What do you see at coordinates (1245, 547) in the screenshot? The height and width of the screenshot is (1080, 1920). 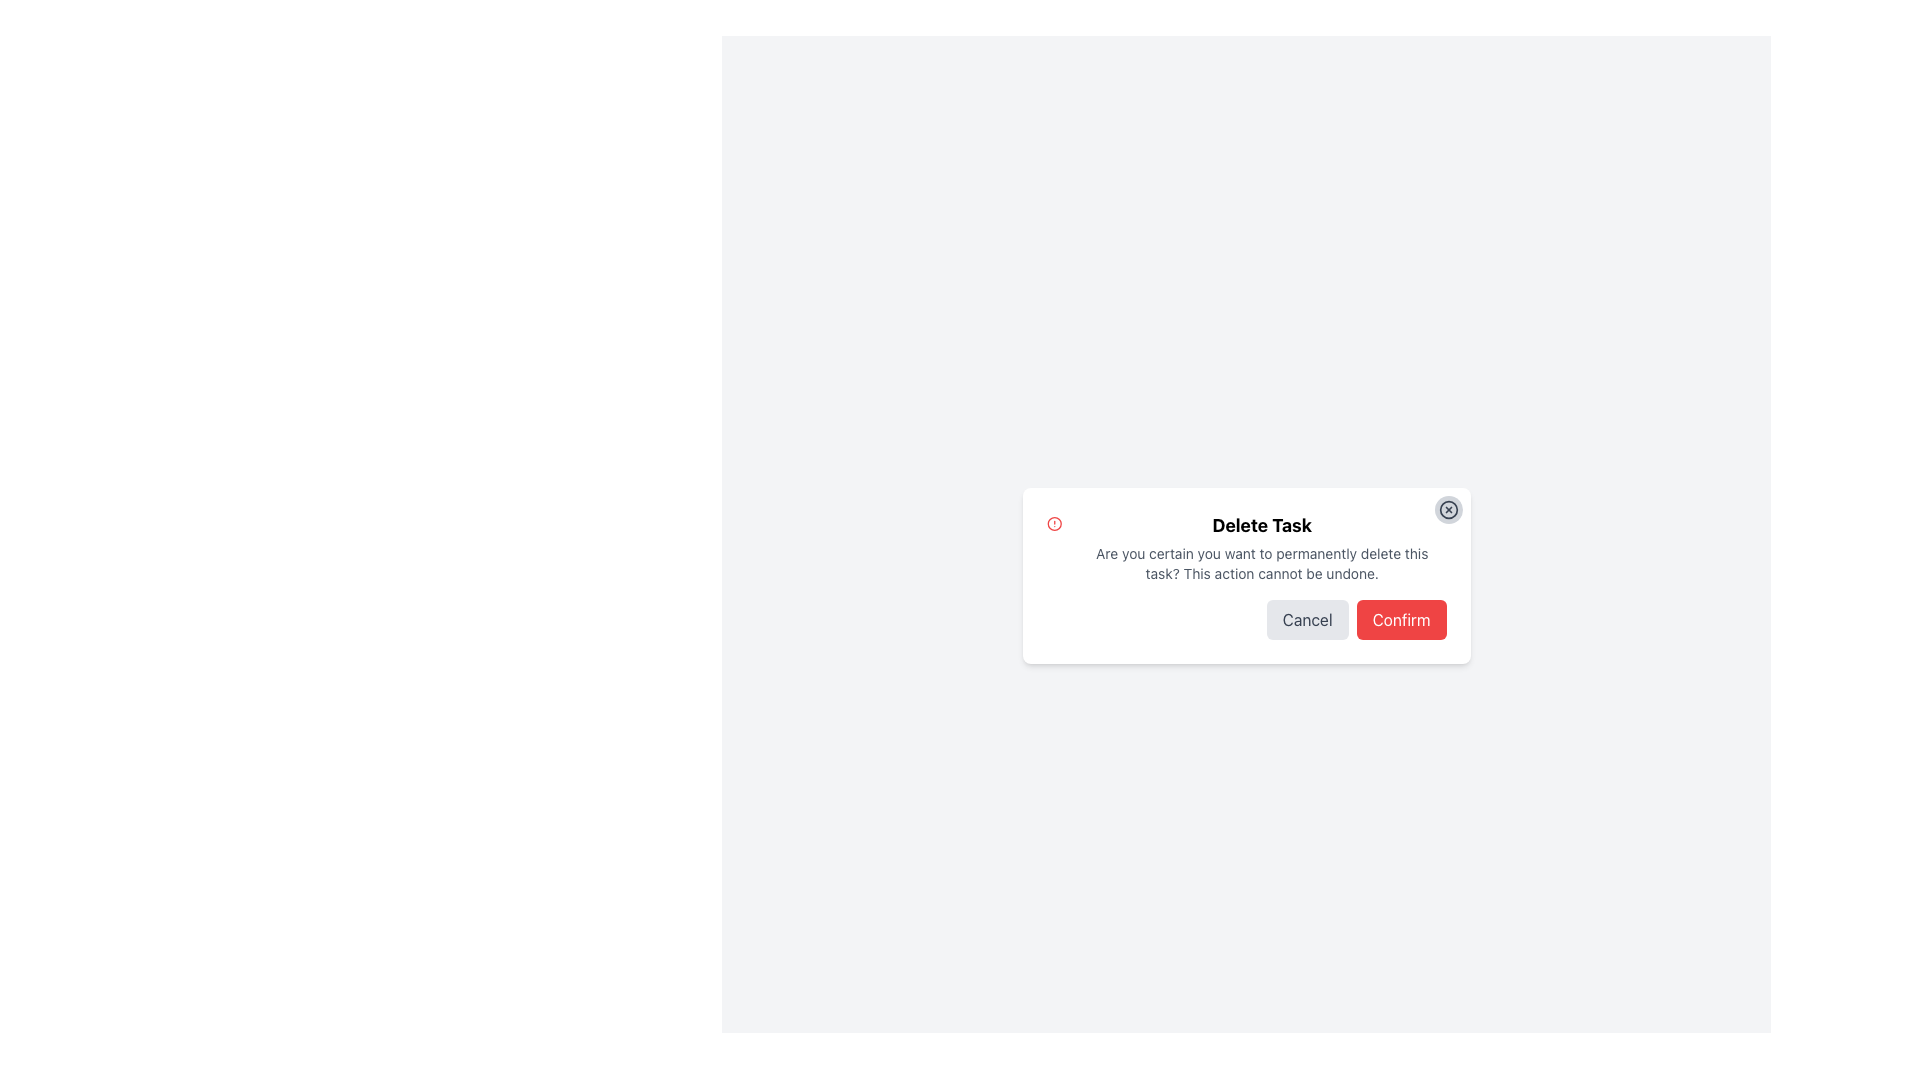 I see `critical information provided in the Text Block regarding the irreversibility of deleting a task, which is located below the close button and above the 'Cancel' and 'Confirm' buttons` at bounding box center [1245, 547].